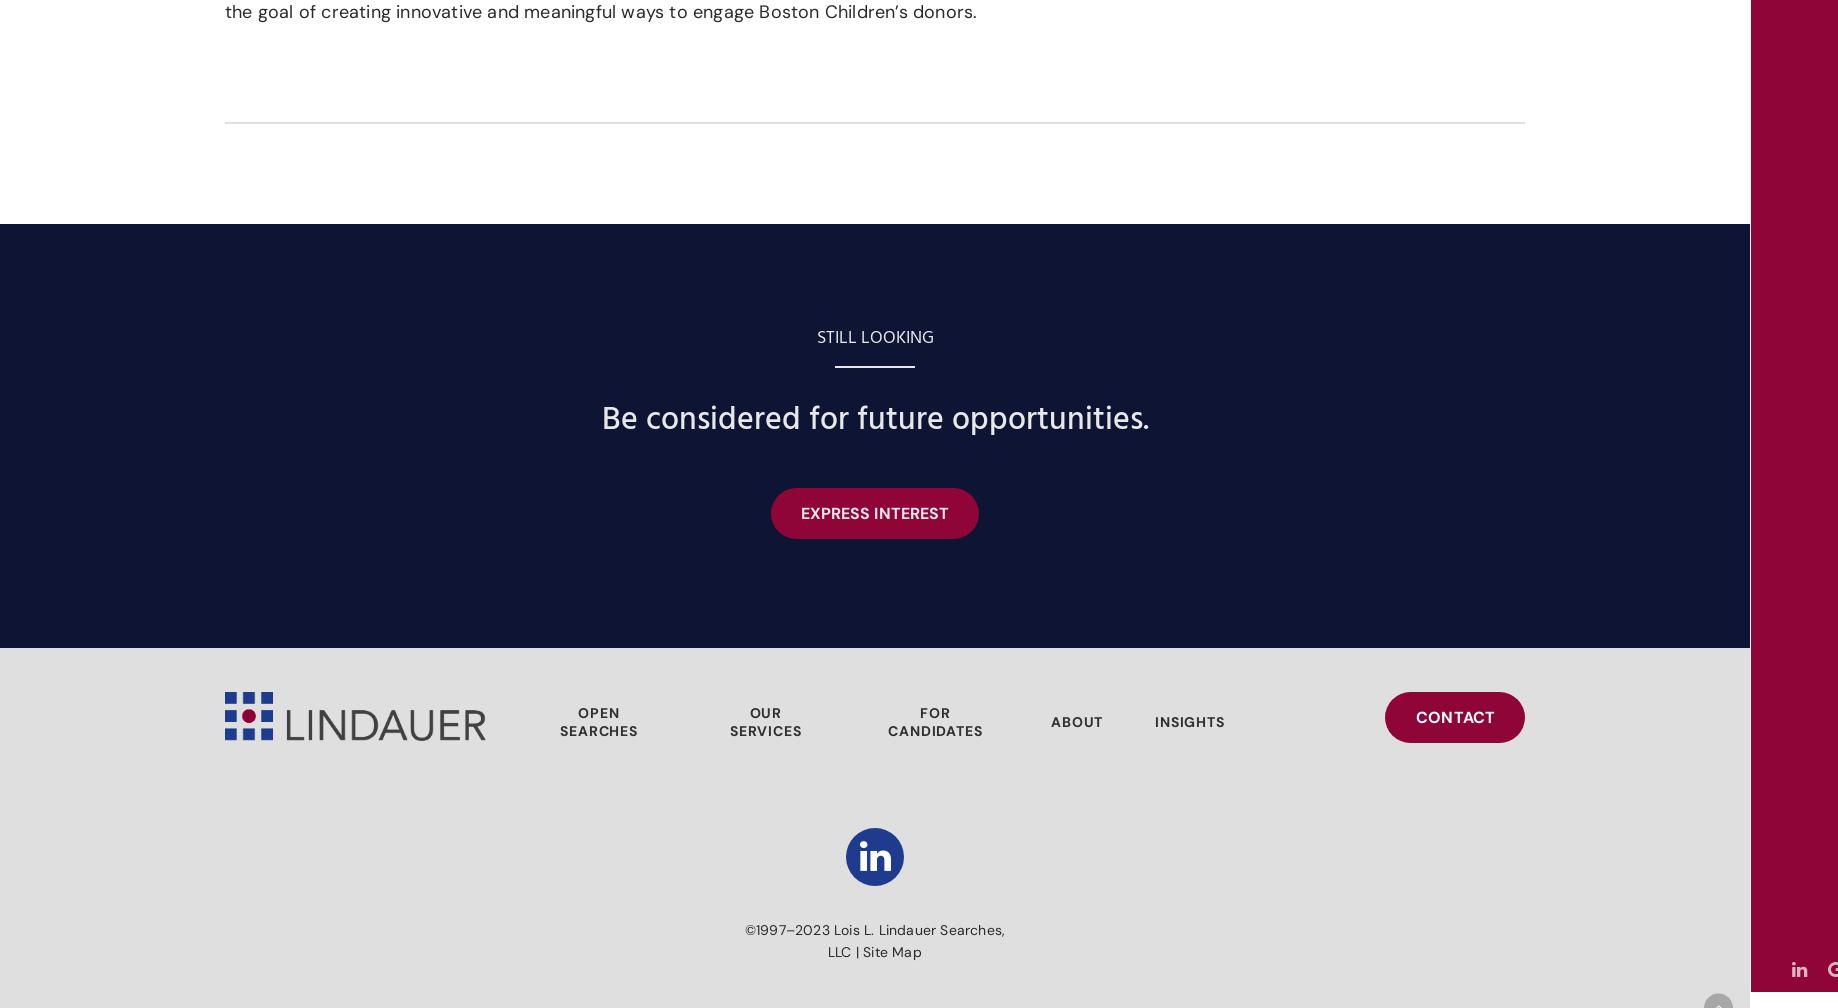  Describe the element at coordinates (1076, 722) in the screenshot. I see `'ABOUT'` at that location.